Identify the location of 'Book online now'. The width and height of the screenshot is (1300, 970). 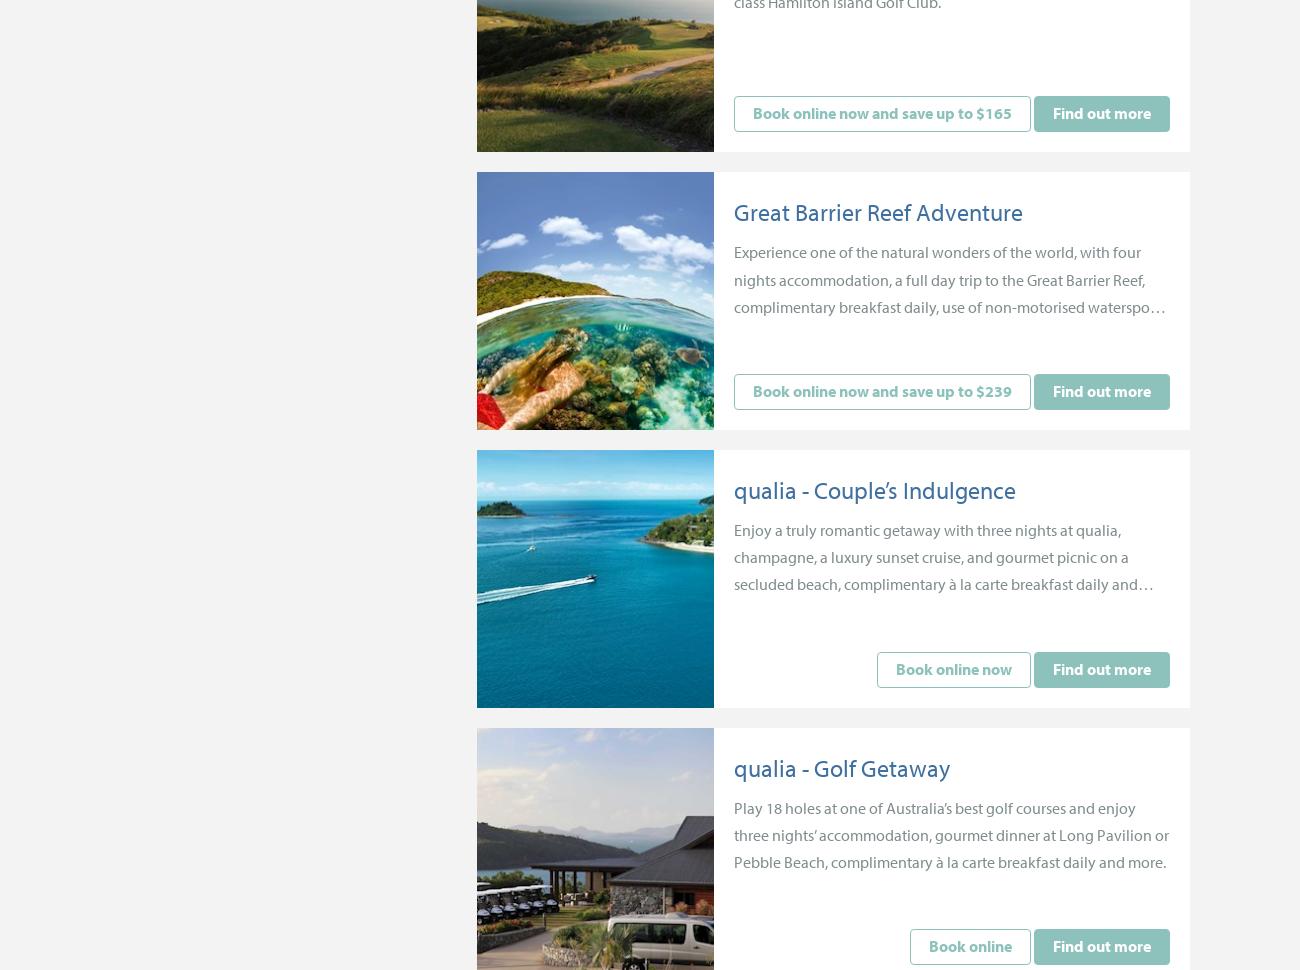
(953, 667).